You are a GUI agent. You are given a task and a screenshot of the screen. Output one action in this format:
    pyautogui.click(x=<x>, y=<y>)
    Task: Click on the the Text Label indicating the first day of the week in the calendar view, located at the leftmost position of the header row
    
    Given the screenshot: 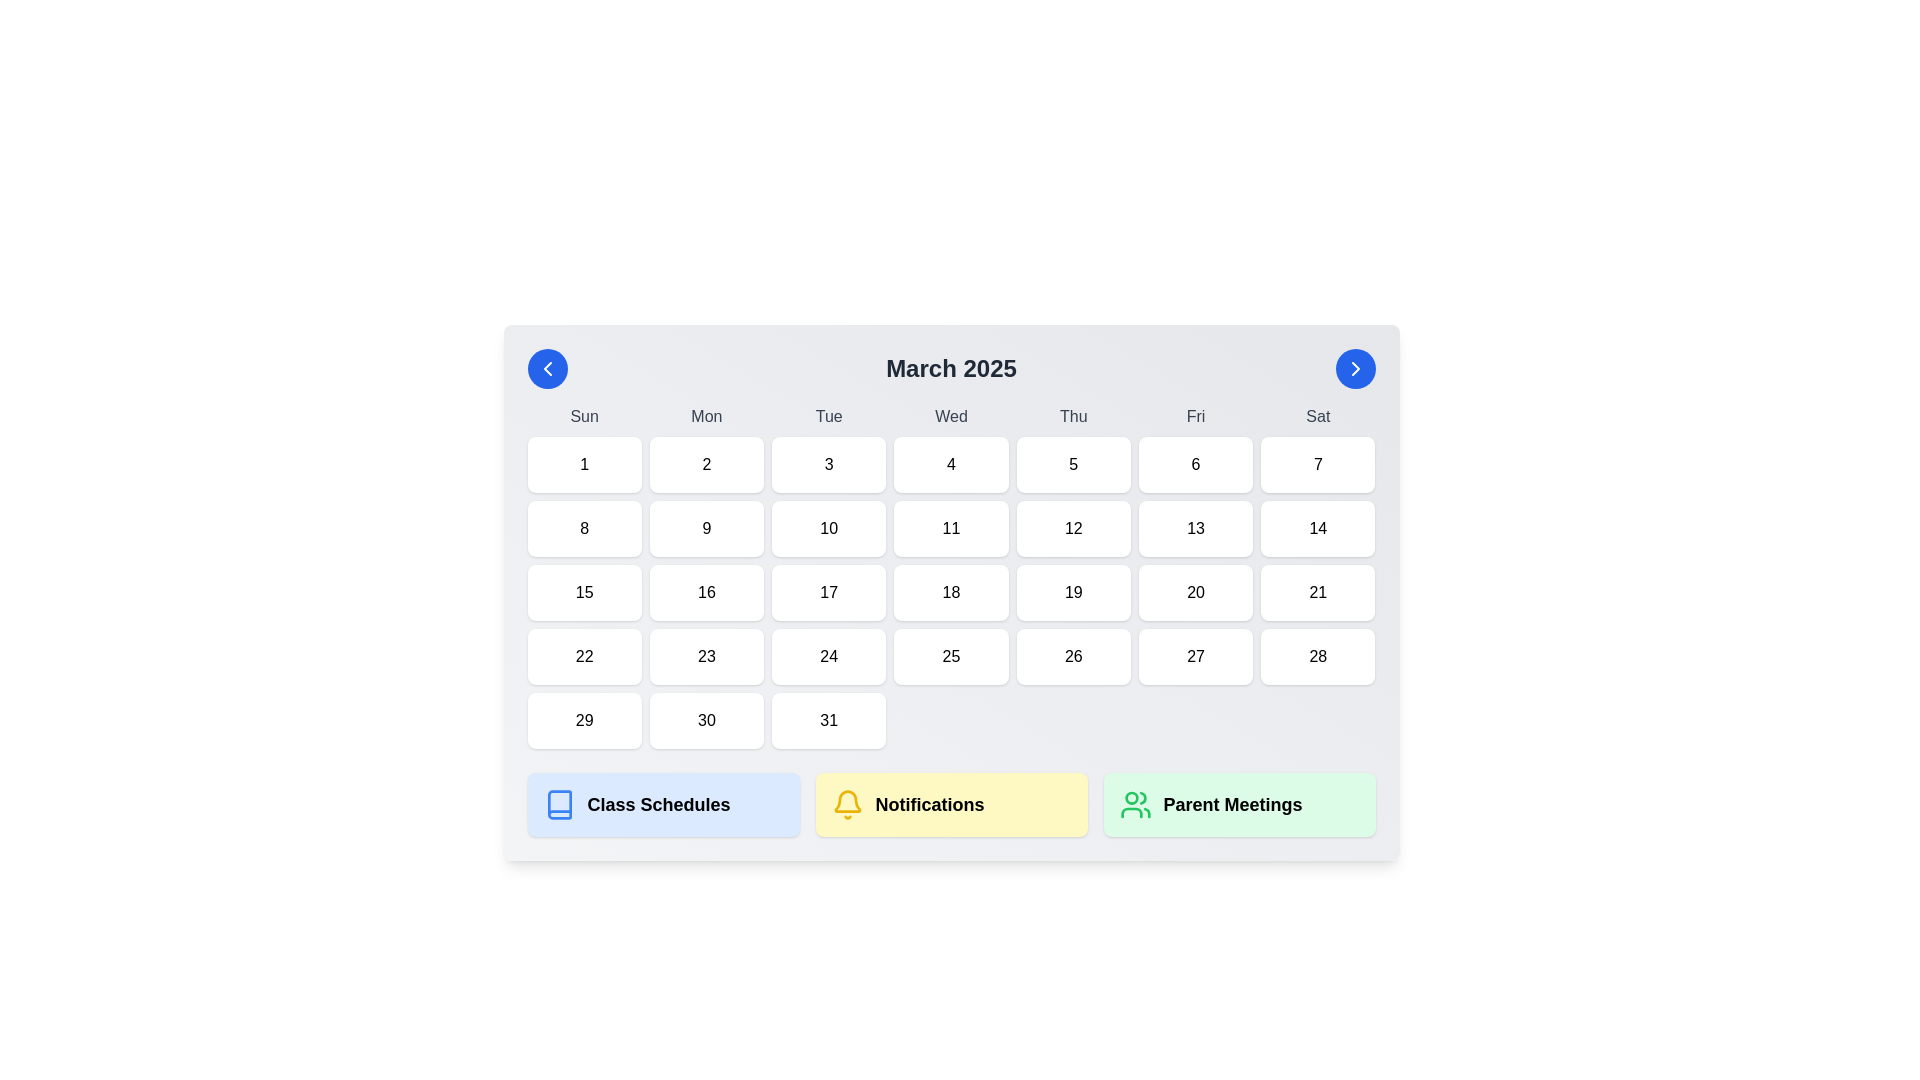 What is the action you would take?
    pyautogui.click(x=583, y=415)
    